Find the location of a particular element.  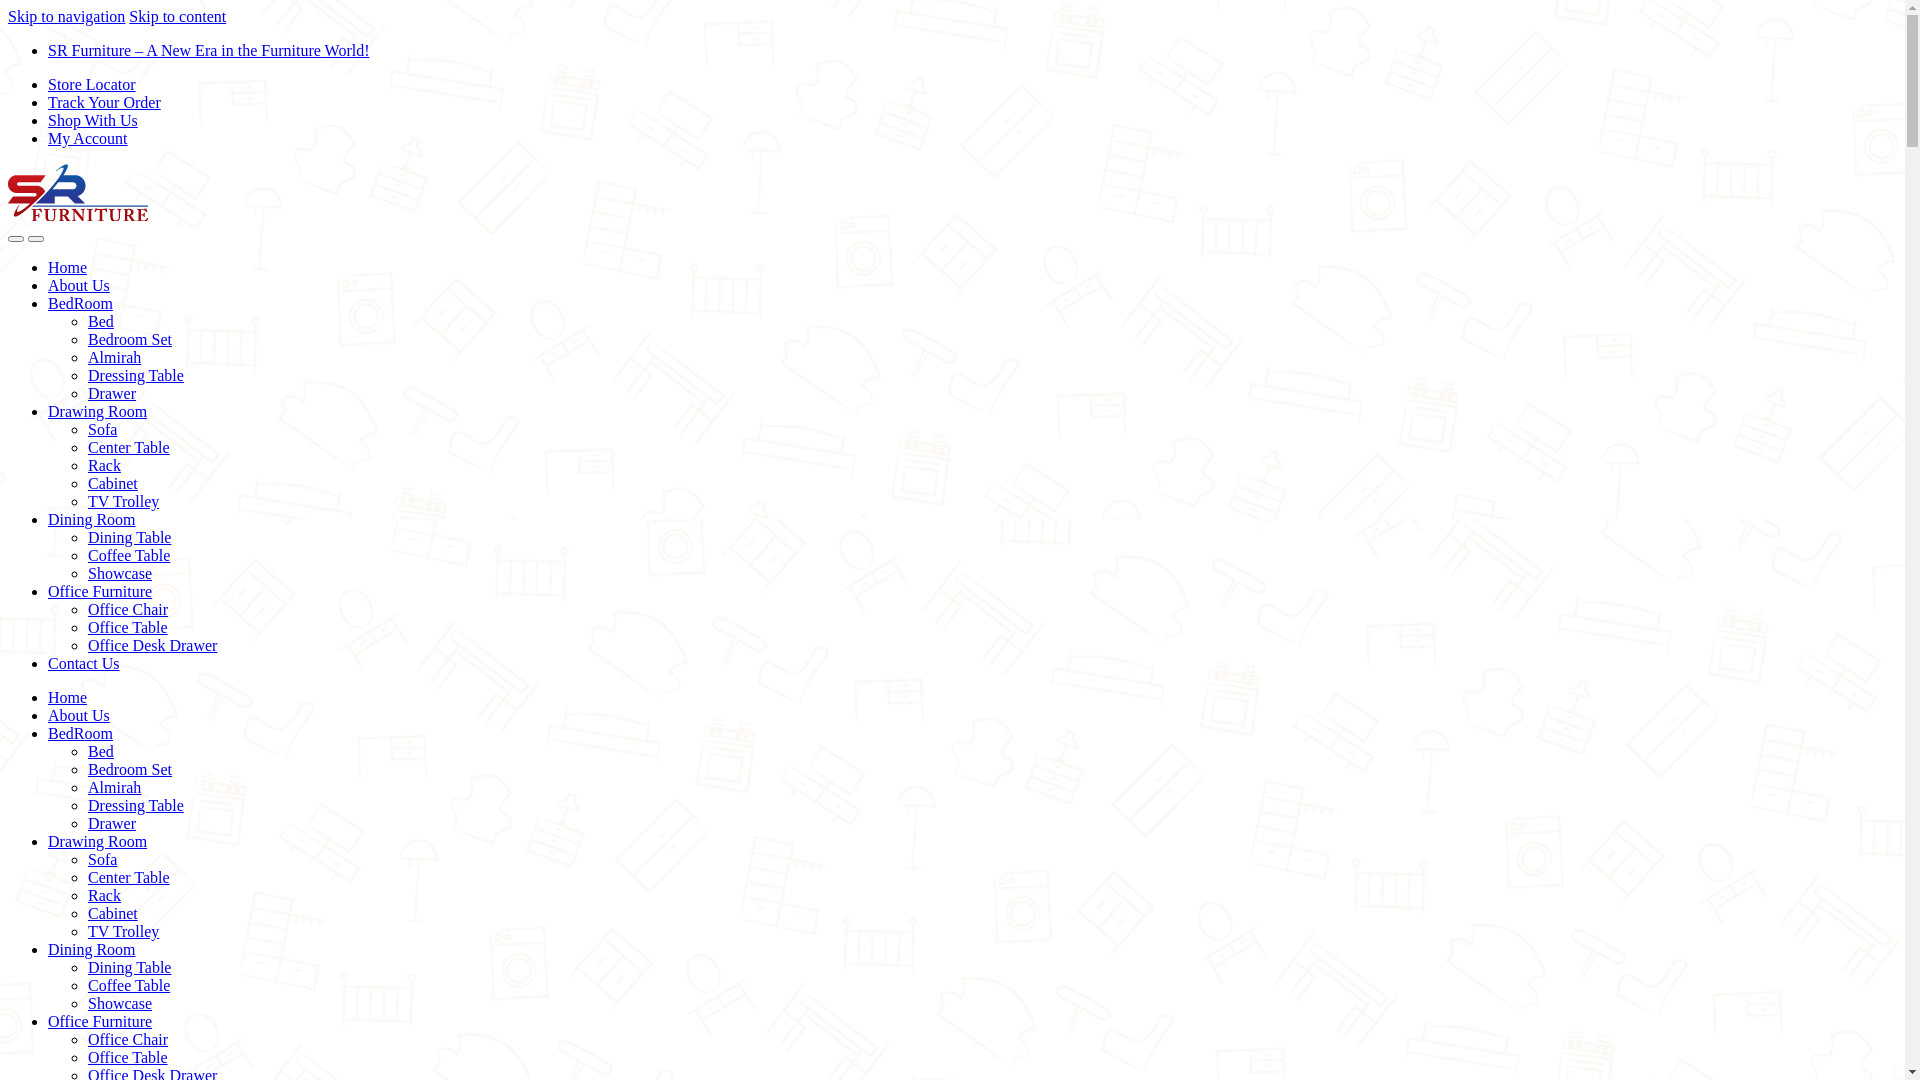

'Dining Room' is located at coordinates (90, 948).